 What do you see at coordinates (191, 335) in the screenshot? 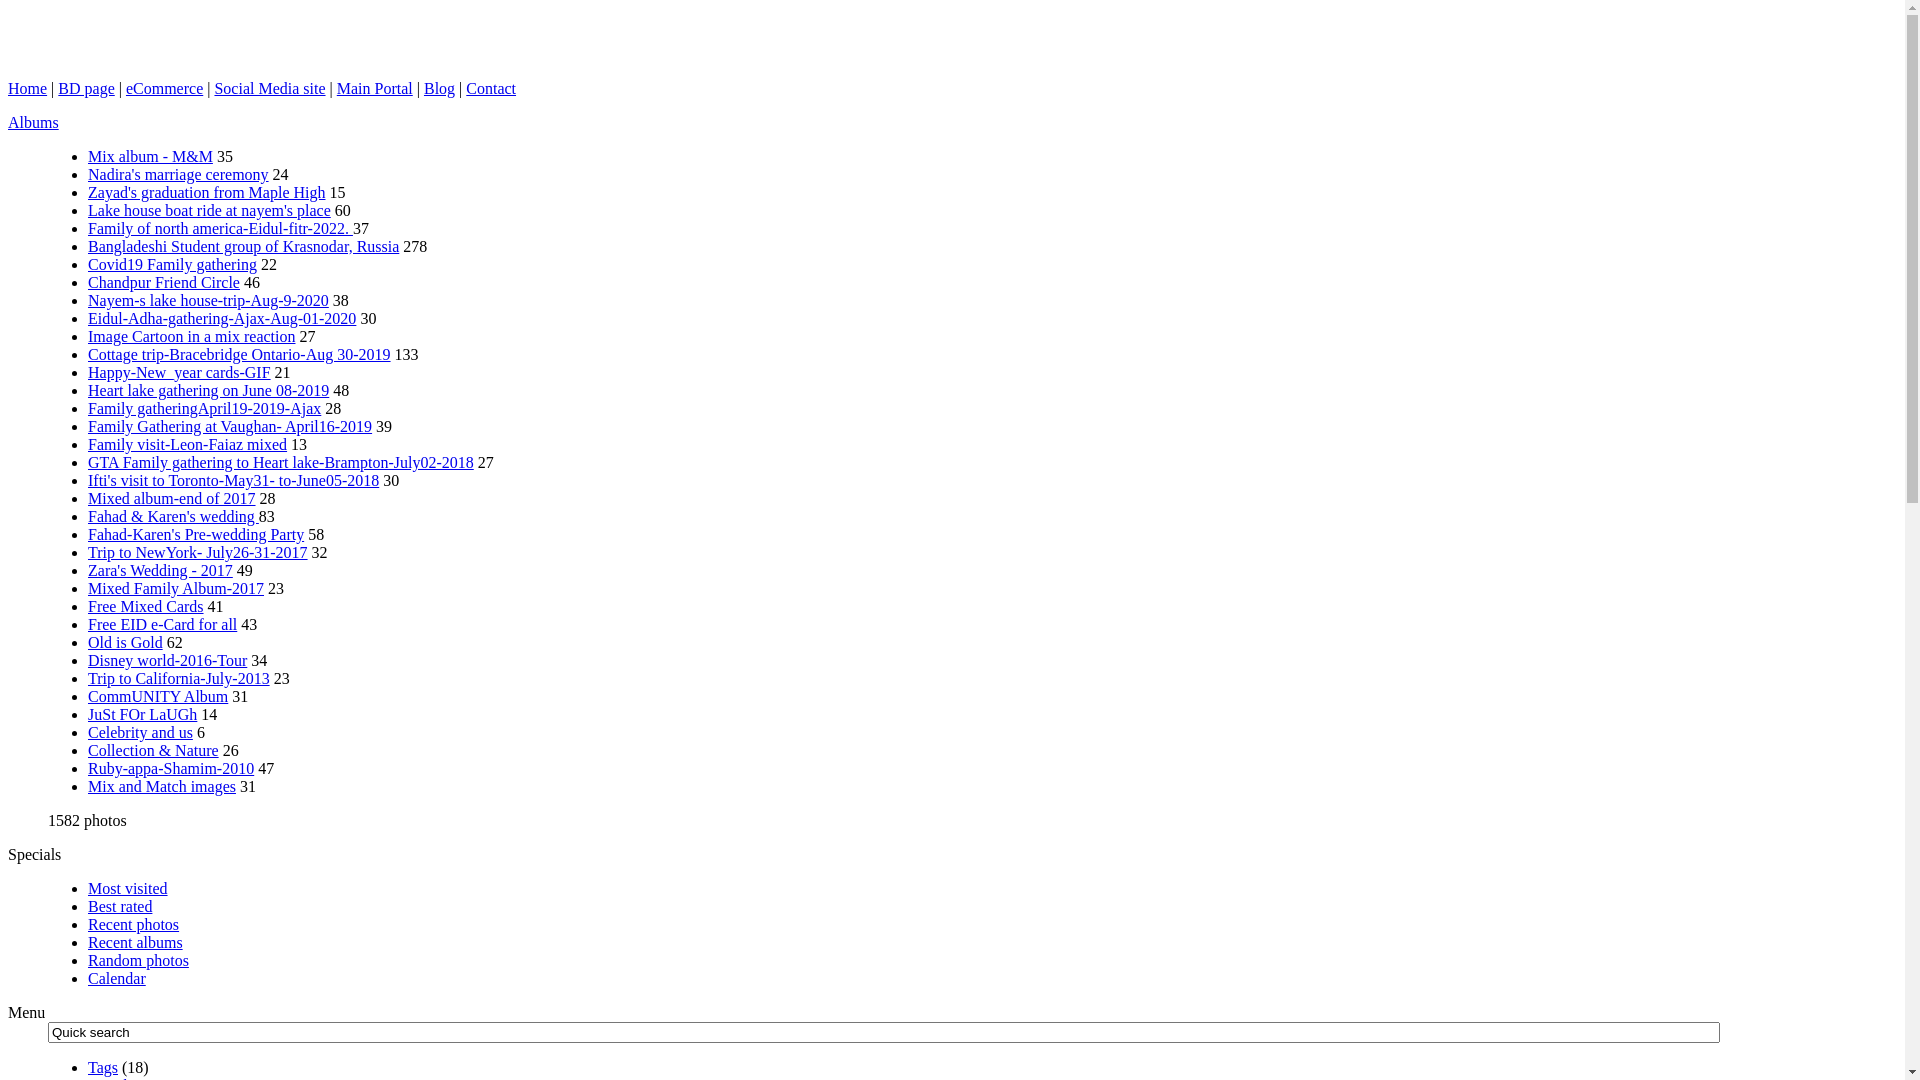
I see `'Image Cartoon in a mix reaction'` at bounding box center [191, 335].